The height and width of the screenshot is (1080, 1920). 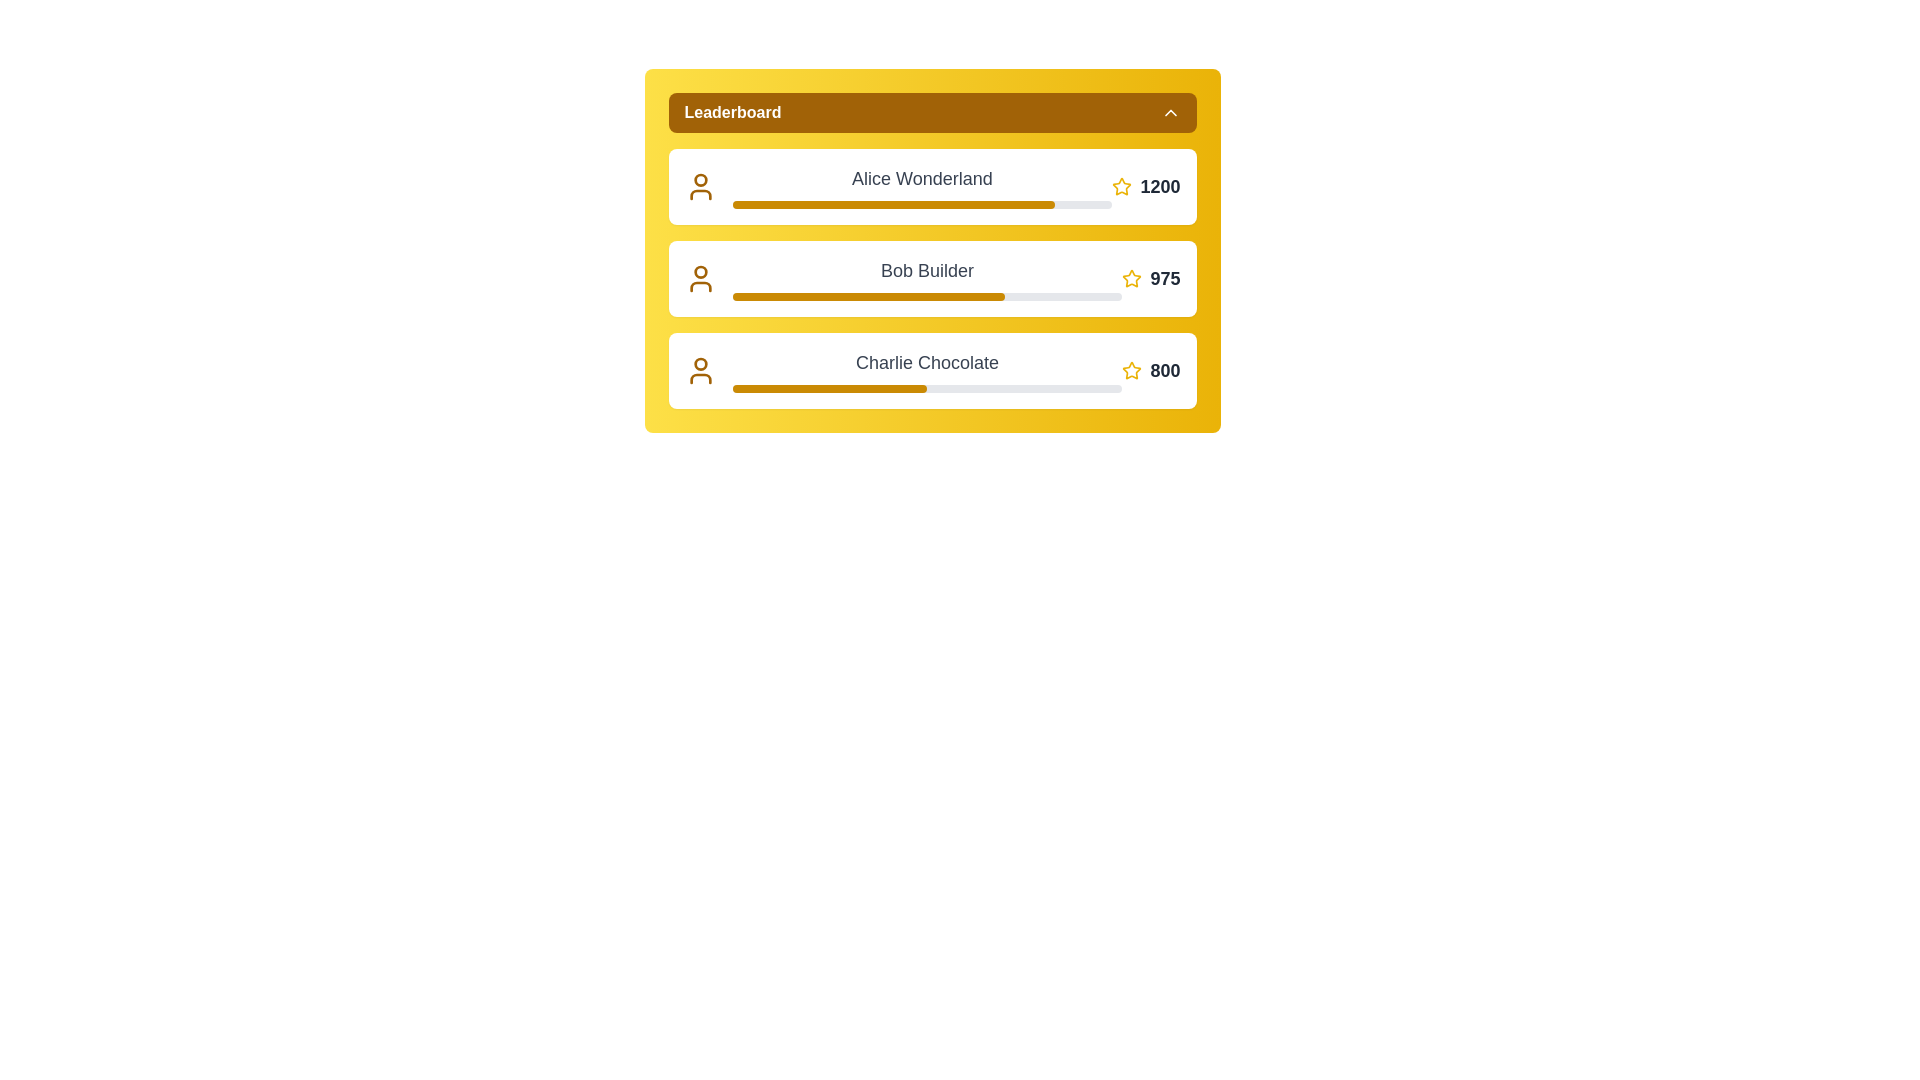 I want to click on the star icon indicating a notable status associated with the score '800', which is positioned on the last line of entries in the leaderboard interface, so click(x=1132, y=370).